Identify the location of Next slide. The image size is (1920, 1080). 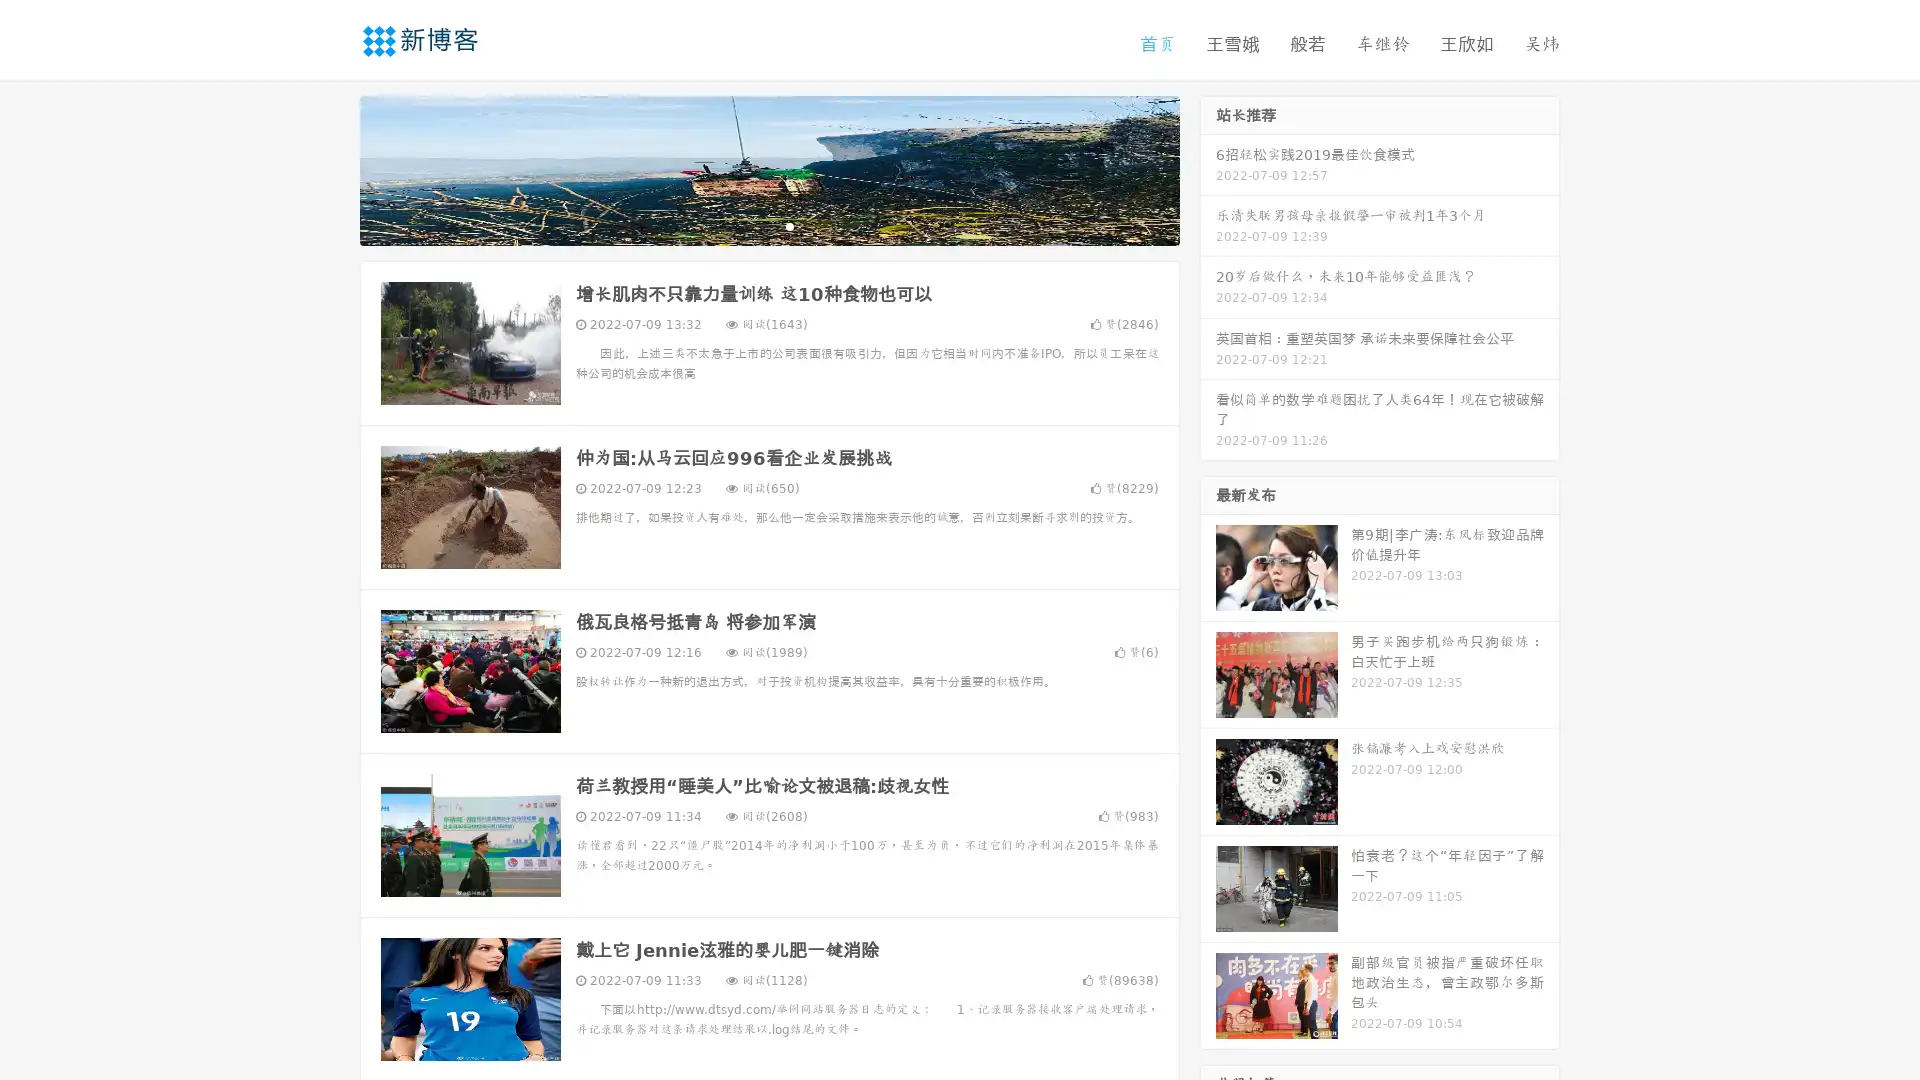
(1208, 168).